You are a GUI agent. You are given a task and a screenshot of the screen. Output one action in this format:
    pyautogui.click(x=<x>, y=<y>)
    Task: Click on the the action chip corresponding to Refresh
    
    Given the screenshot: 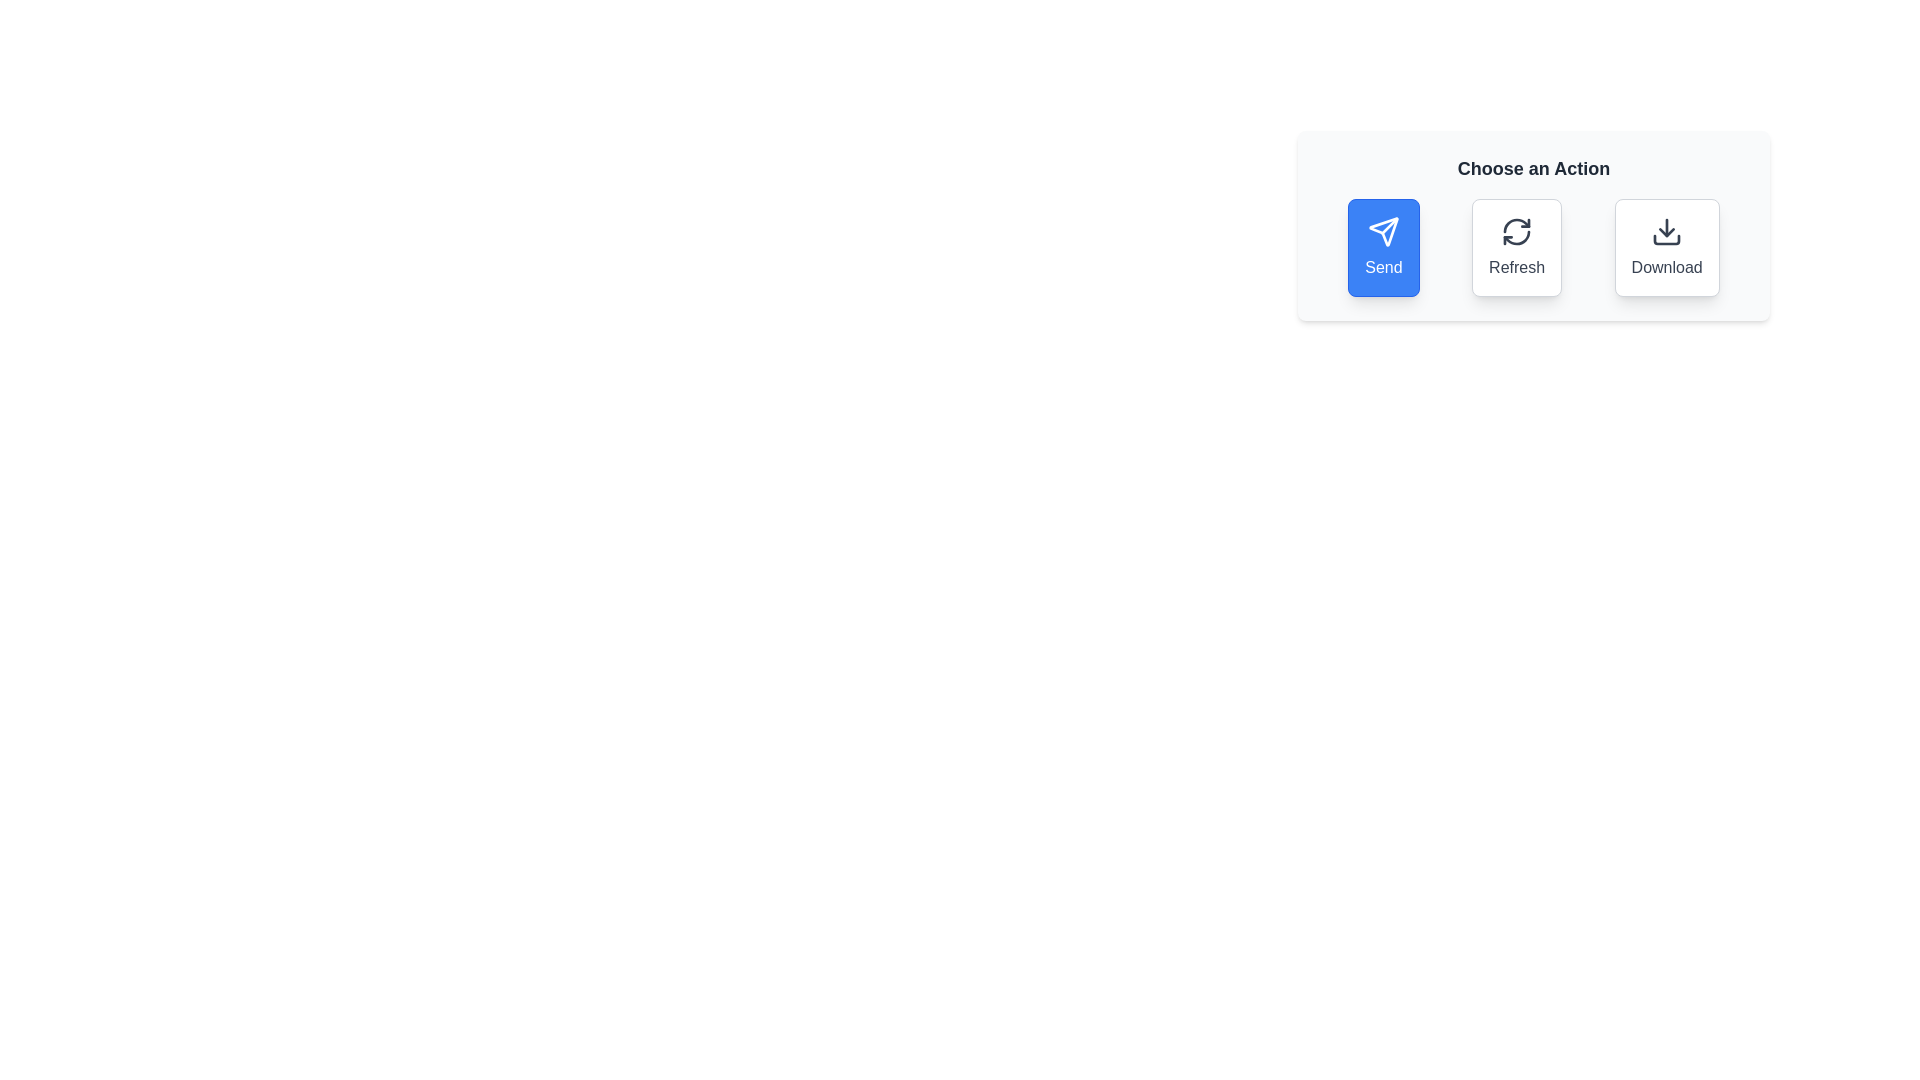 What is the action you would take?
    pyautogui.click(x=1517, y=246)
    